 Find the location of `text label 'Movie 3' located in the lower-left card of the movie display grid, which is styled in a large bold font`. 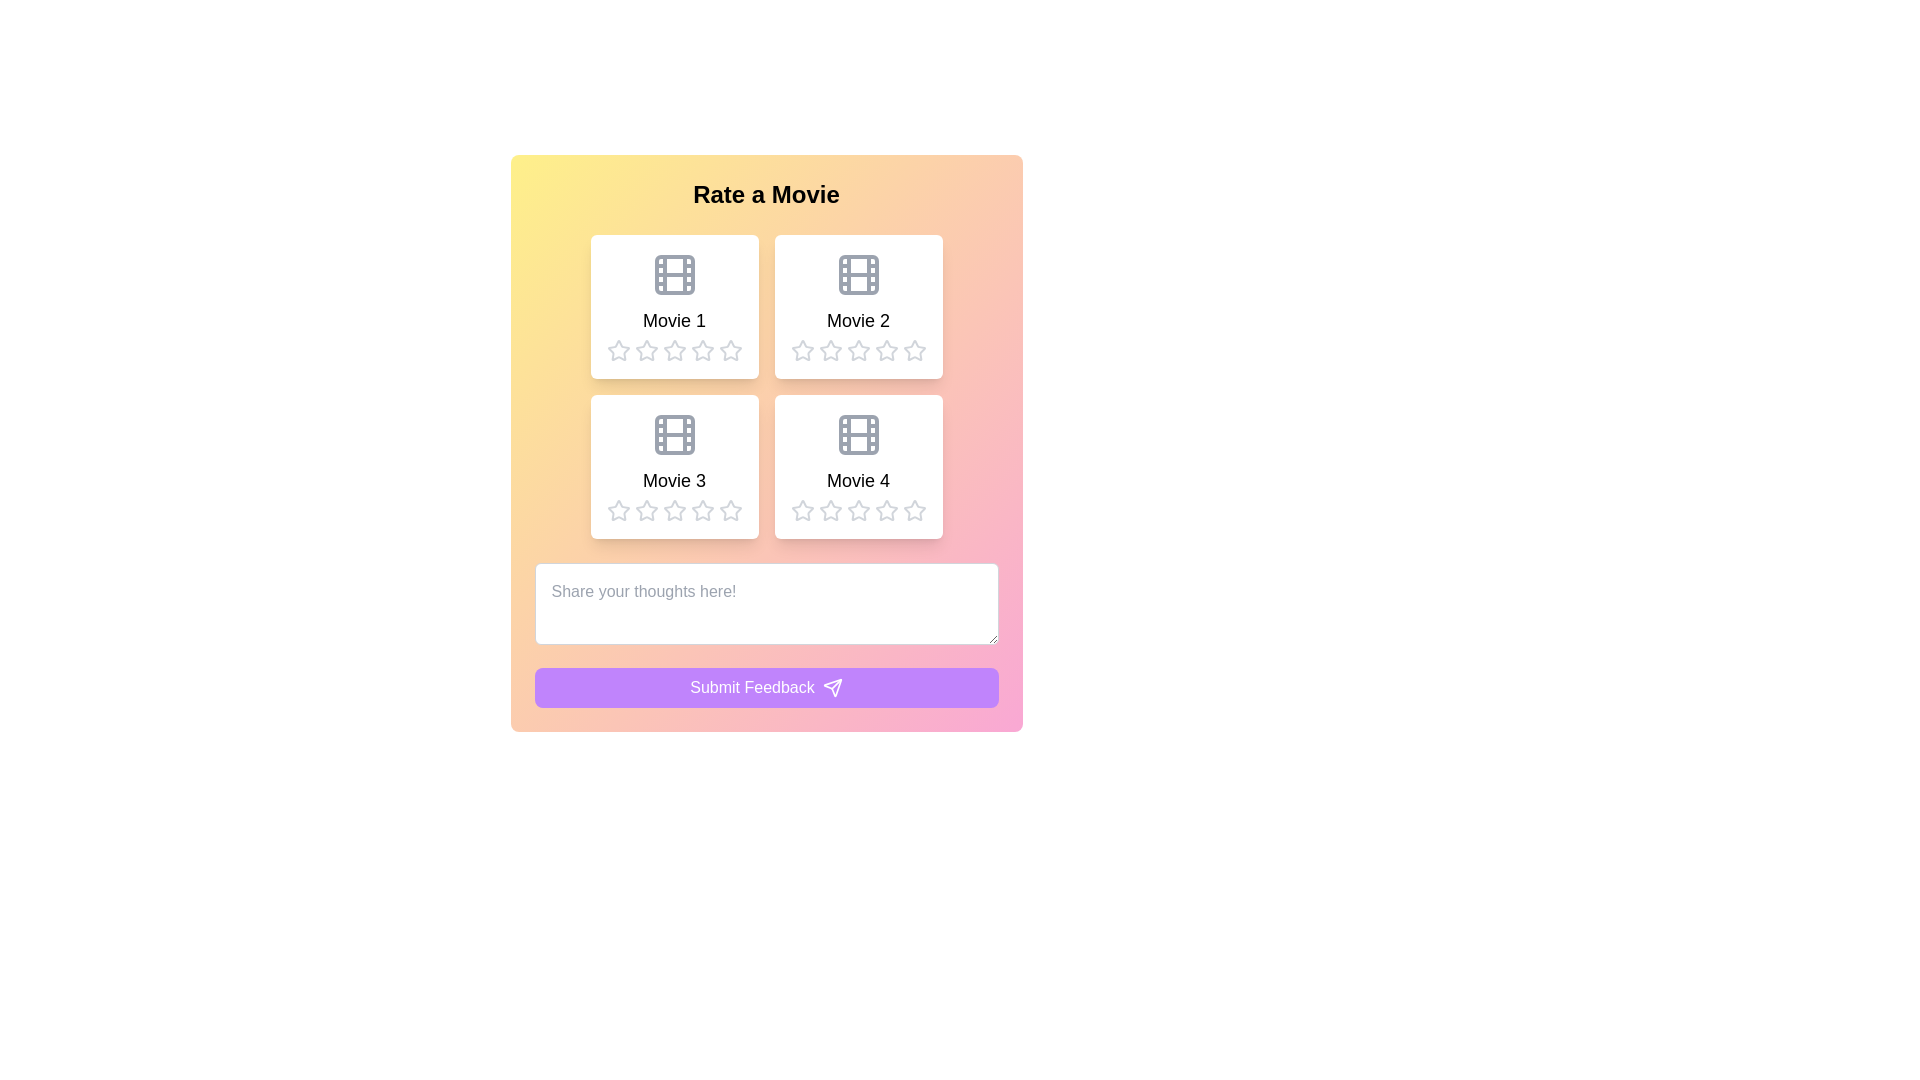

text label 'Movie 3' located in the lower-left card of the movie display grid, which is styled in a large bold font is located at coordinates (674, 481).